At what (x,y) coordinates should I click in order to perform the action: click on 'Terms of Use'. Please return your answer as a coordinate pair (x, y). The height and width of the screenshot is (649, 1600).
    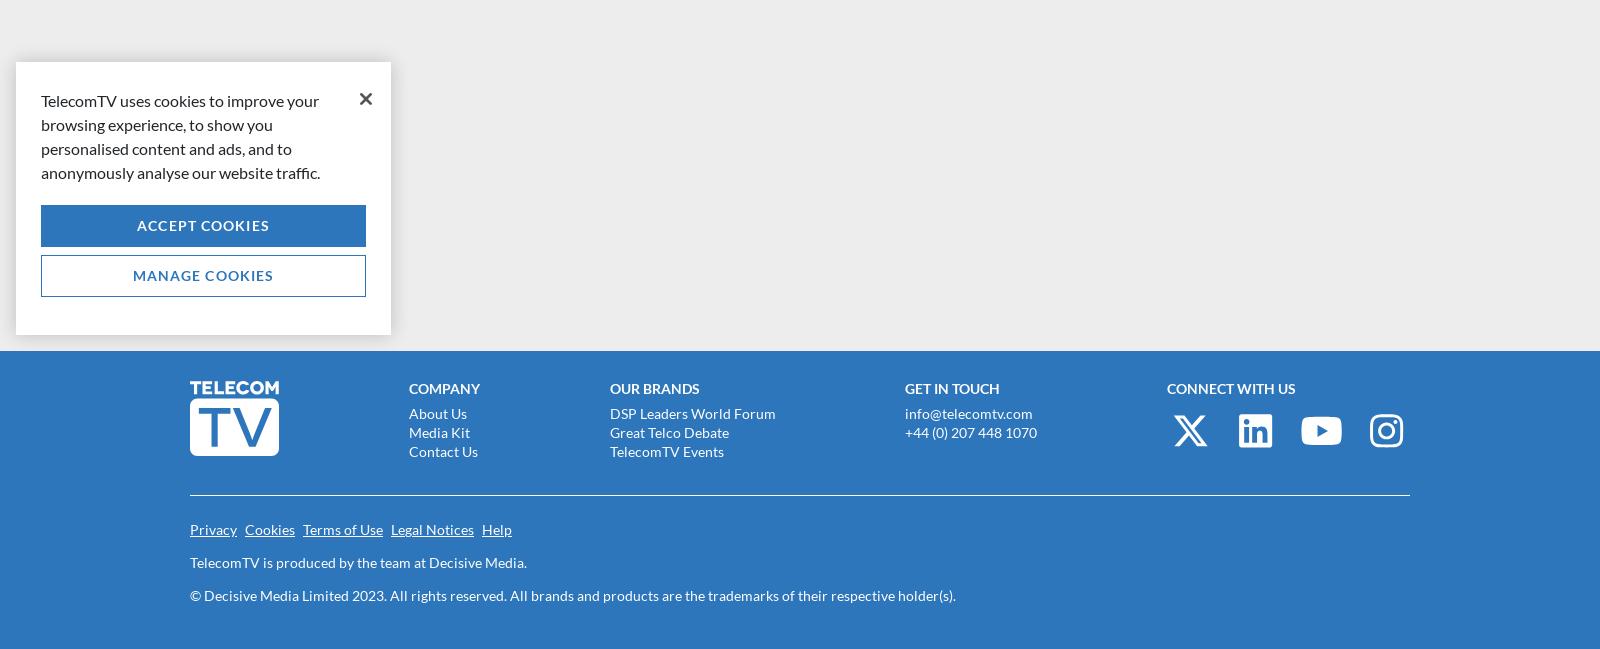
    Looking at the image, I should click on (343, 528).